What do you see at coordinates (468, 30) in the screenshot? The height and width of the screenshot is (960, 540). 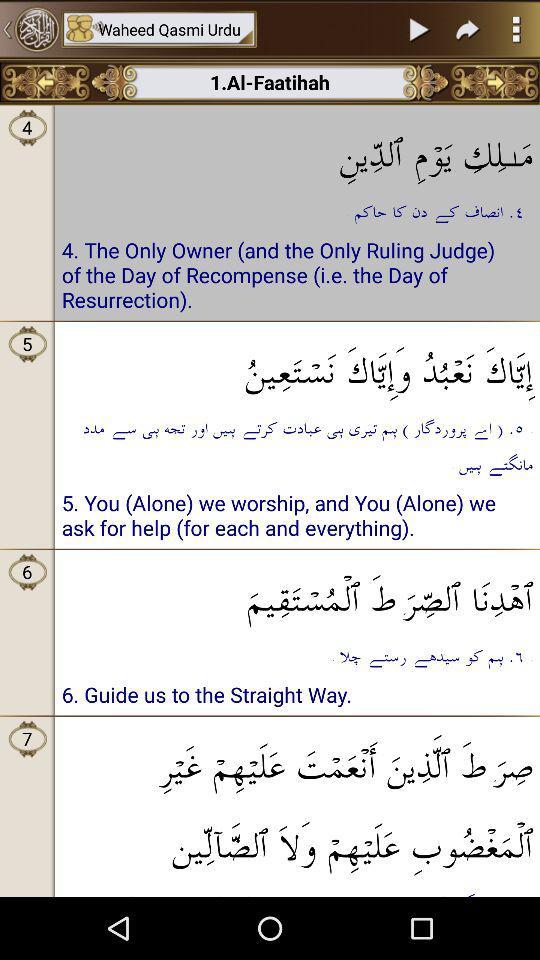 I see `the redo icon` at bounding box center [468, 30].